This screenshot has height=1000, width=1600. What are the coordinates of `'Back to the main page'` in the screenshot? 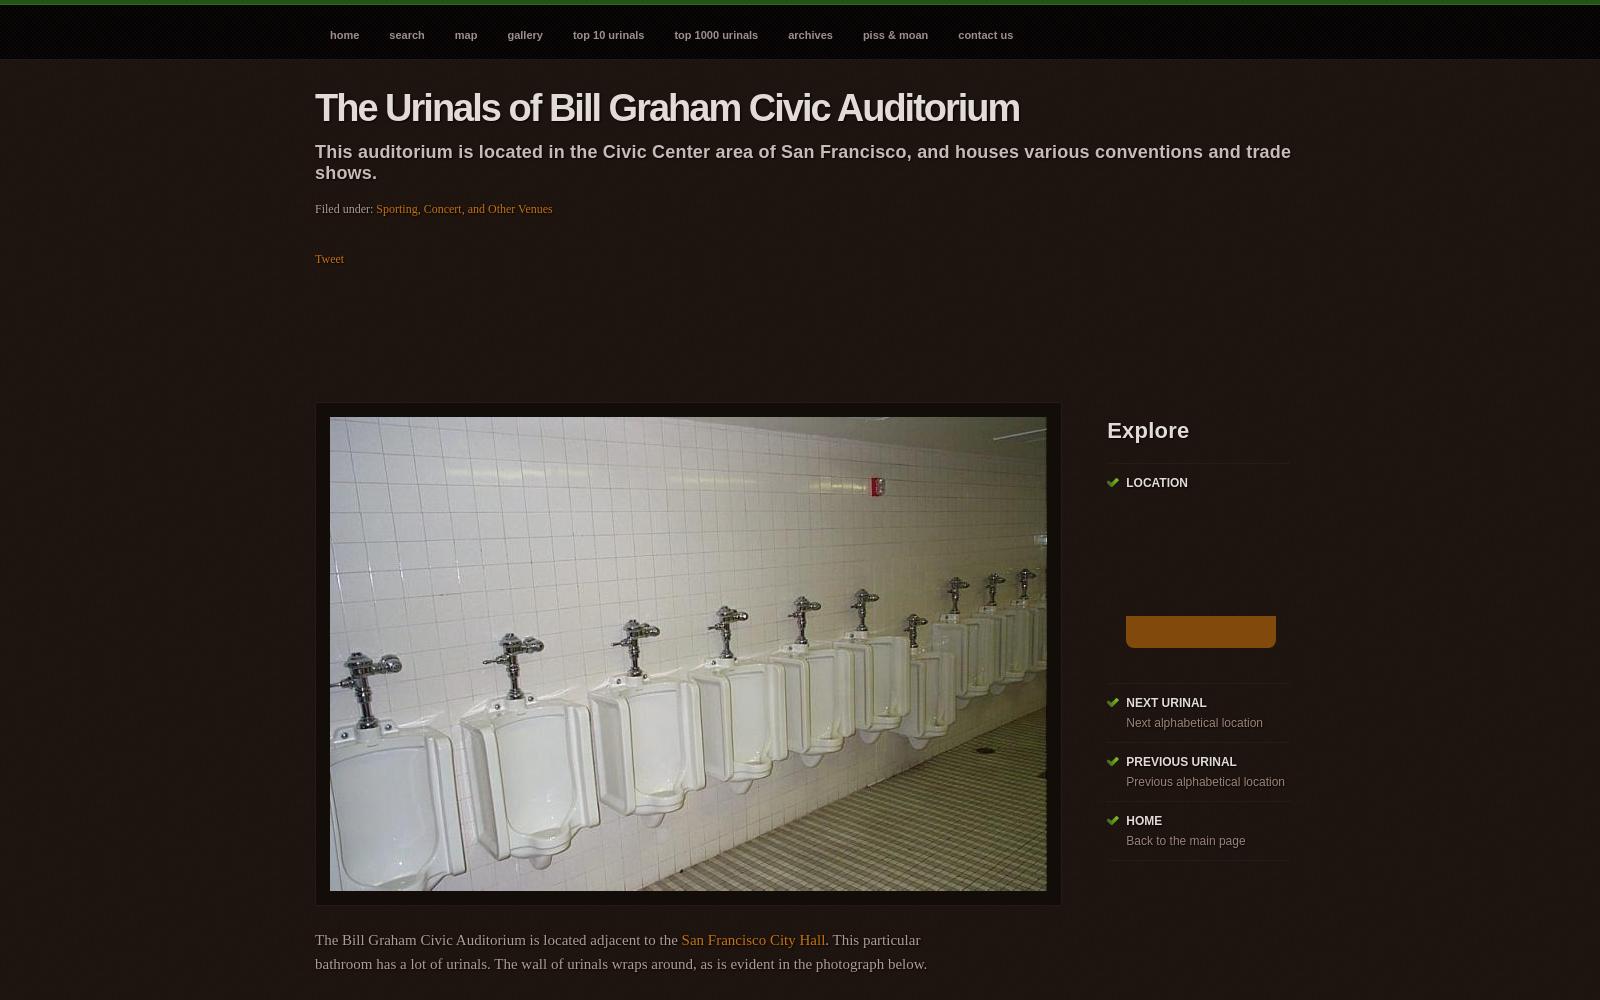 It's located at (1185, 839).